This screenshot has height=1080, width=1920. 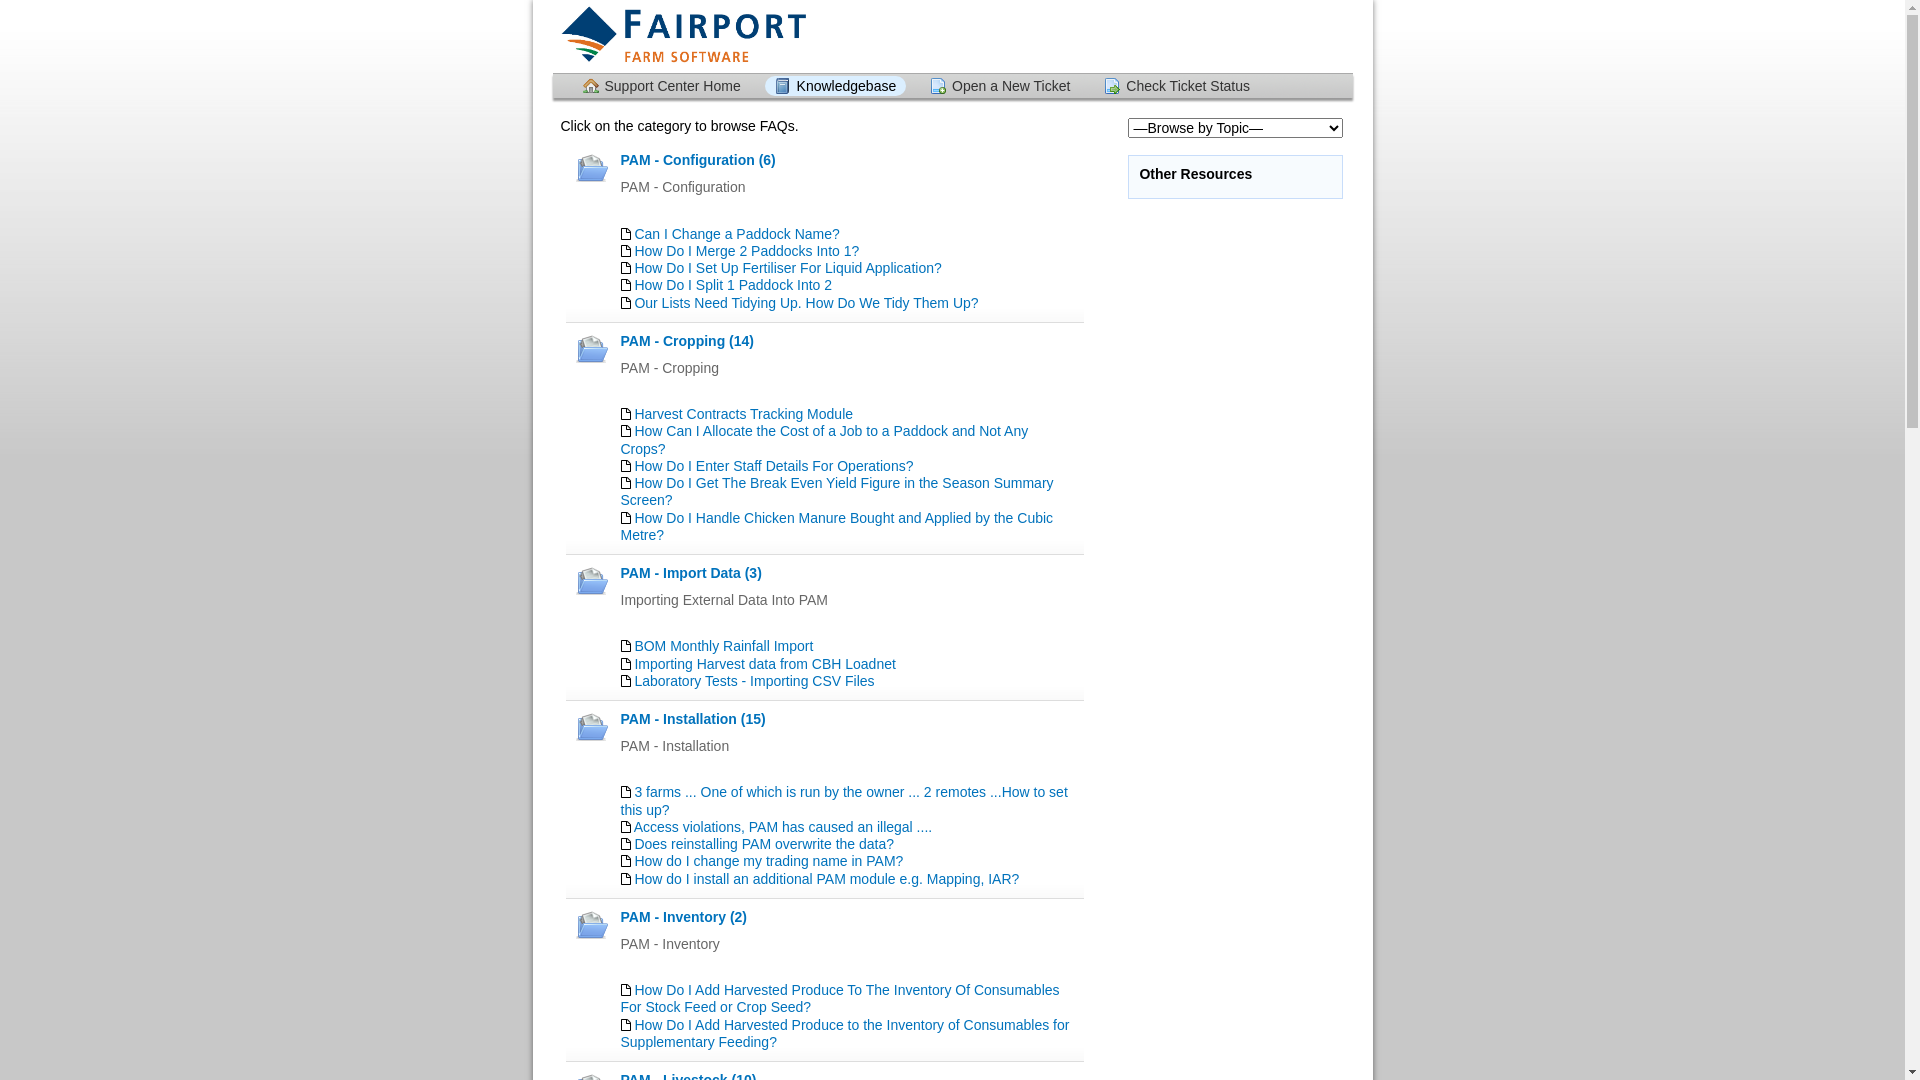 What do you see at coordinates (632, 663) in the screenshot?
I see `'Importing Harvest data from CBH Loadnet'` at bounding box center [632, 663].